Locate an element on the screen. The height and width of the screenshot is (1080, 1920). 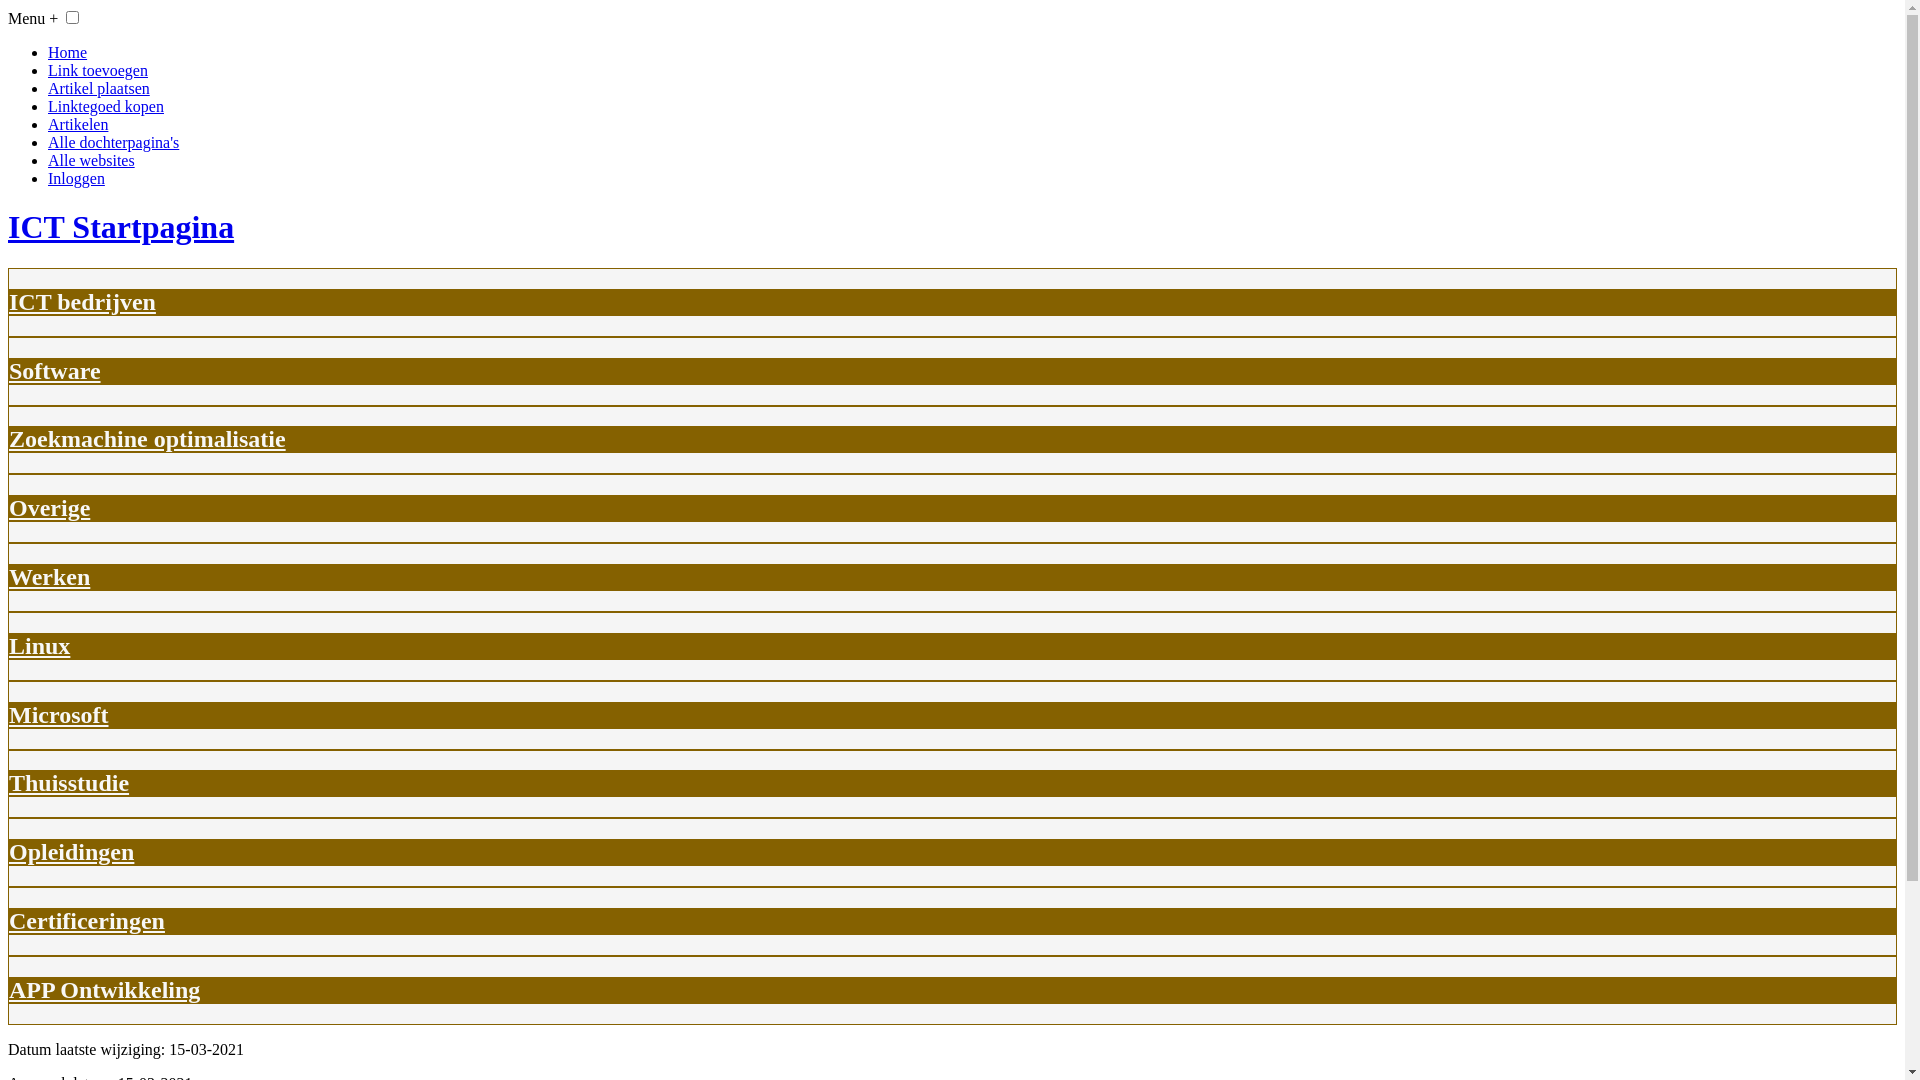
'ICT bedrijven' is located at coordinates (9, 301).